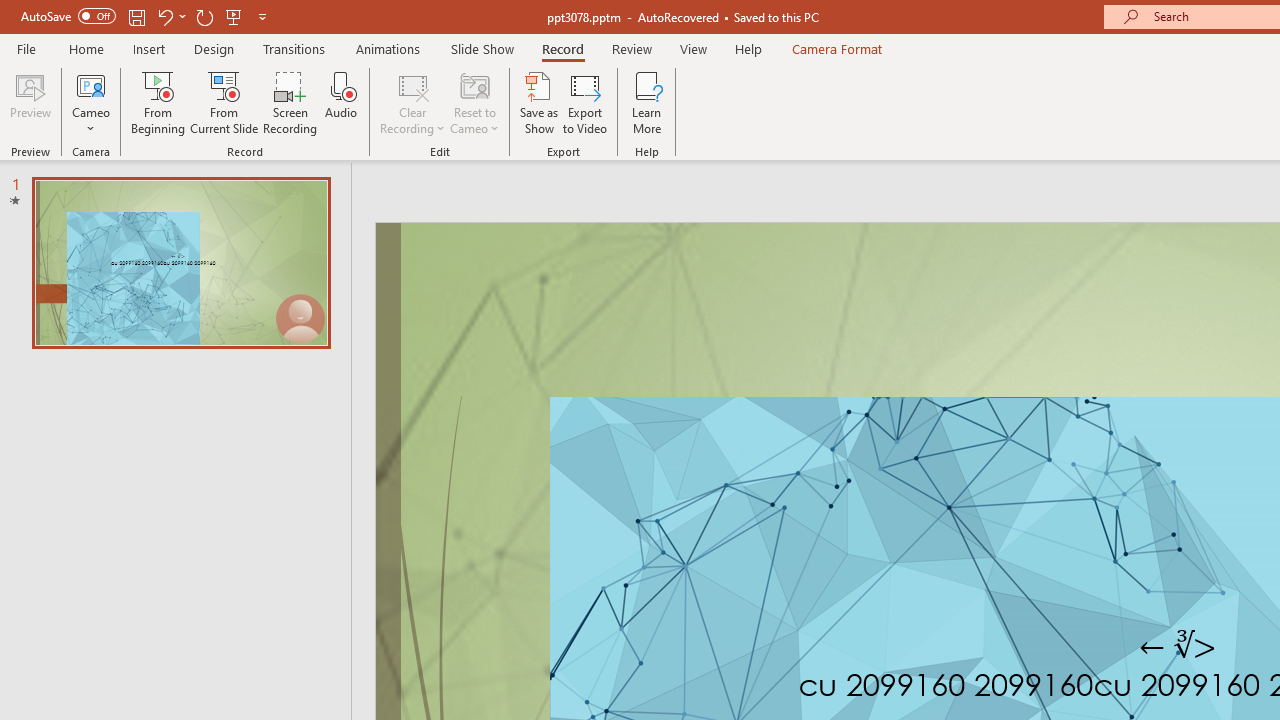 Image resolution: width=1280 pixels, height=720 pixels. Describe the element at coordinates (473, 103) in the screenshot. I see `'Reset to Cameo'` at that location.